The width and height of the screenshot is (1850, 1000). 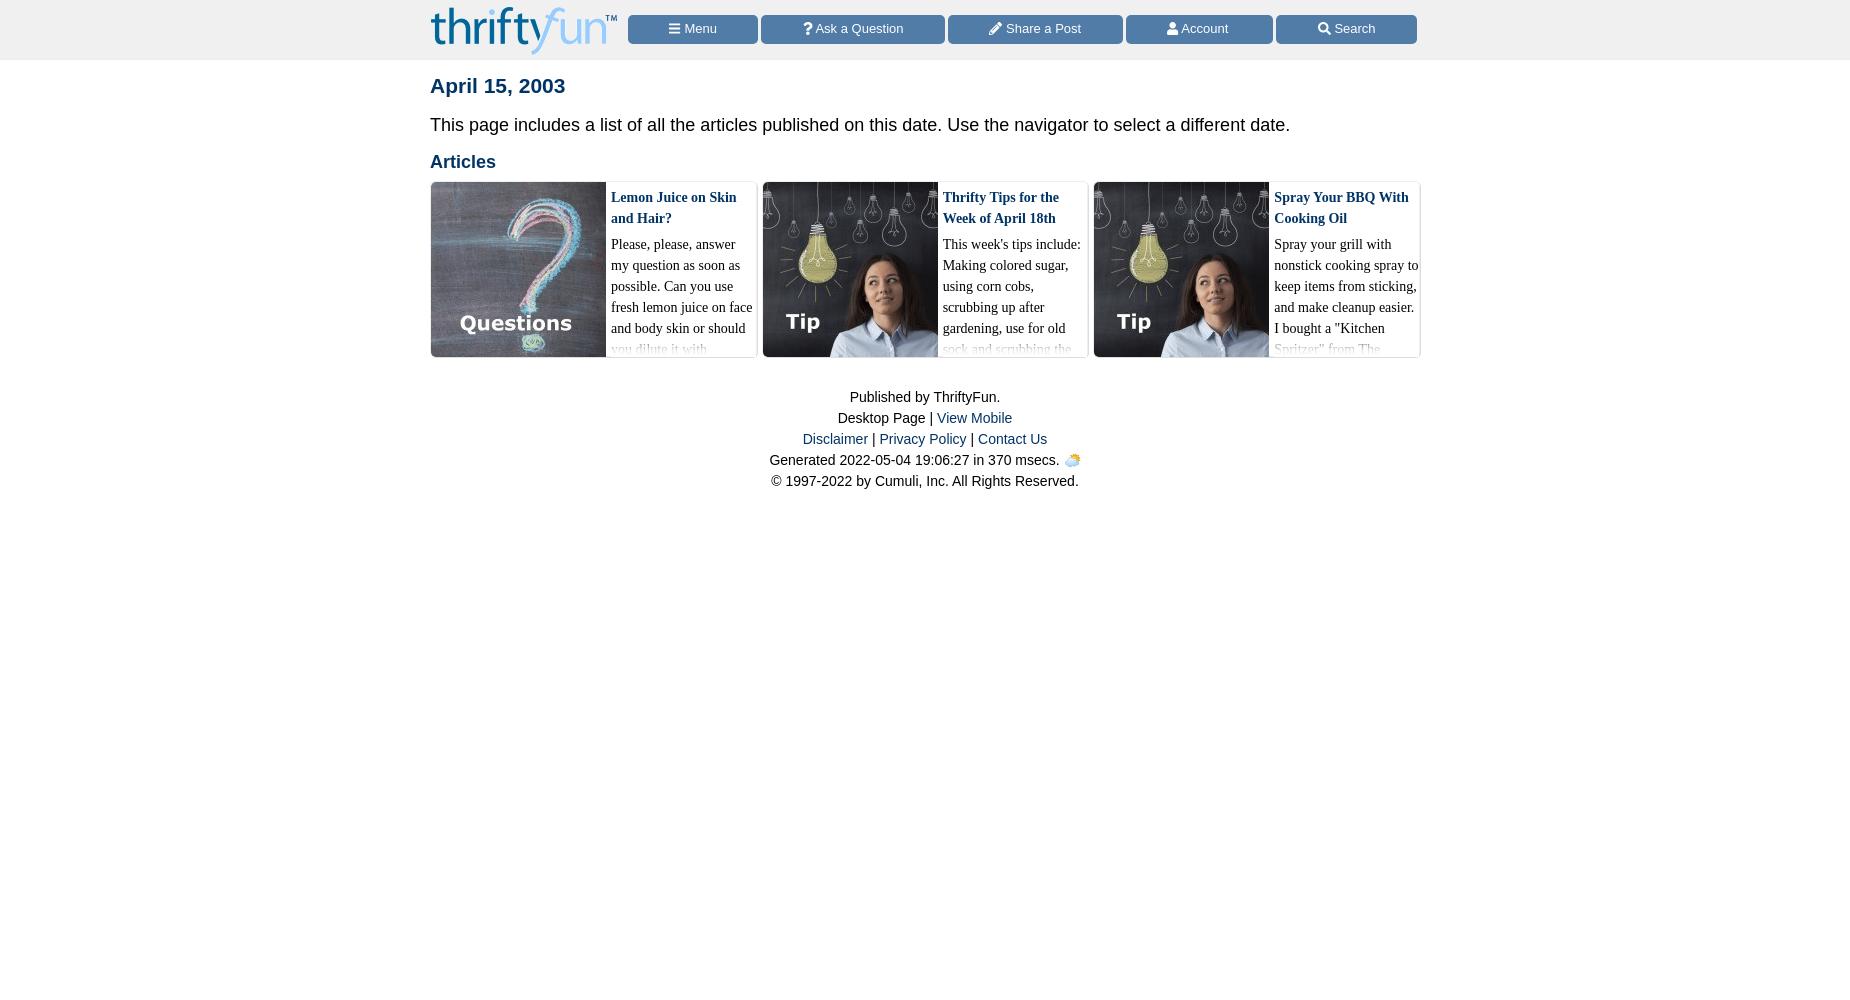 What do you see at coordinates (857, 27) in the screenshot?
I see `'Ask a Question'` at bounding box center [857, 27].